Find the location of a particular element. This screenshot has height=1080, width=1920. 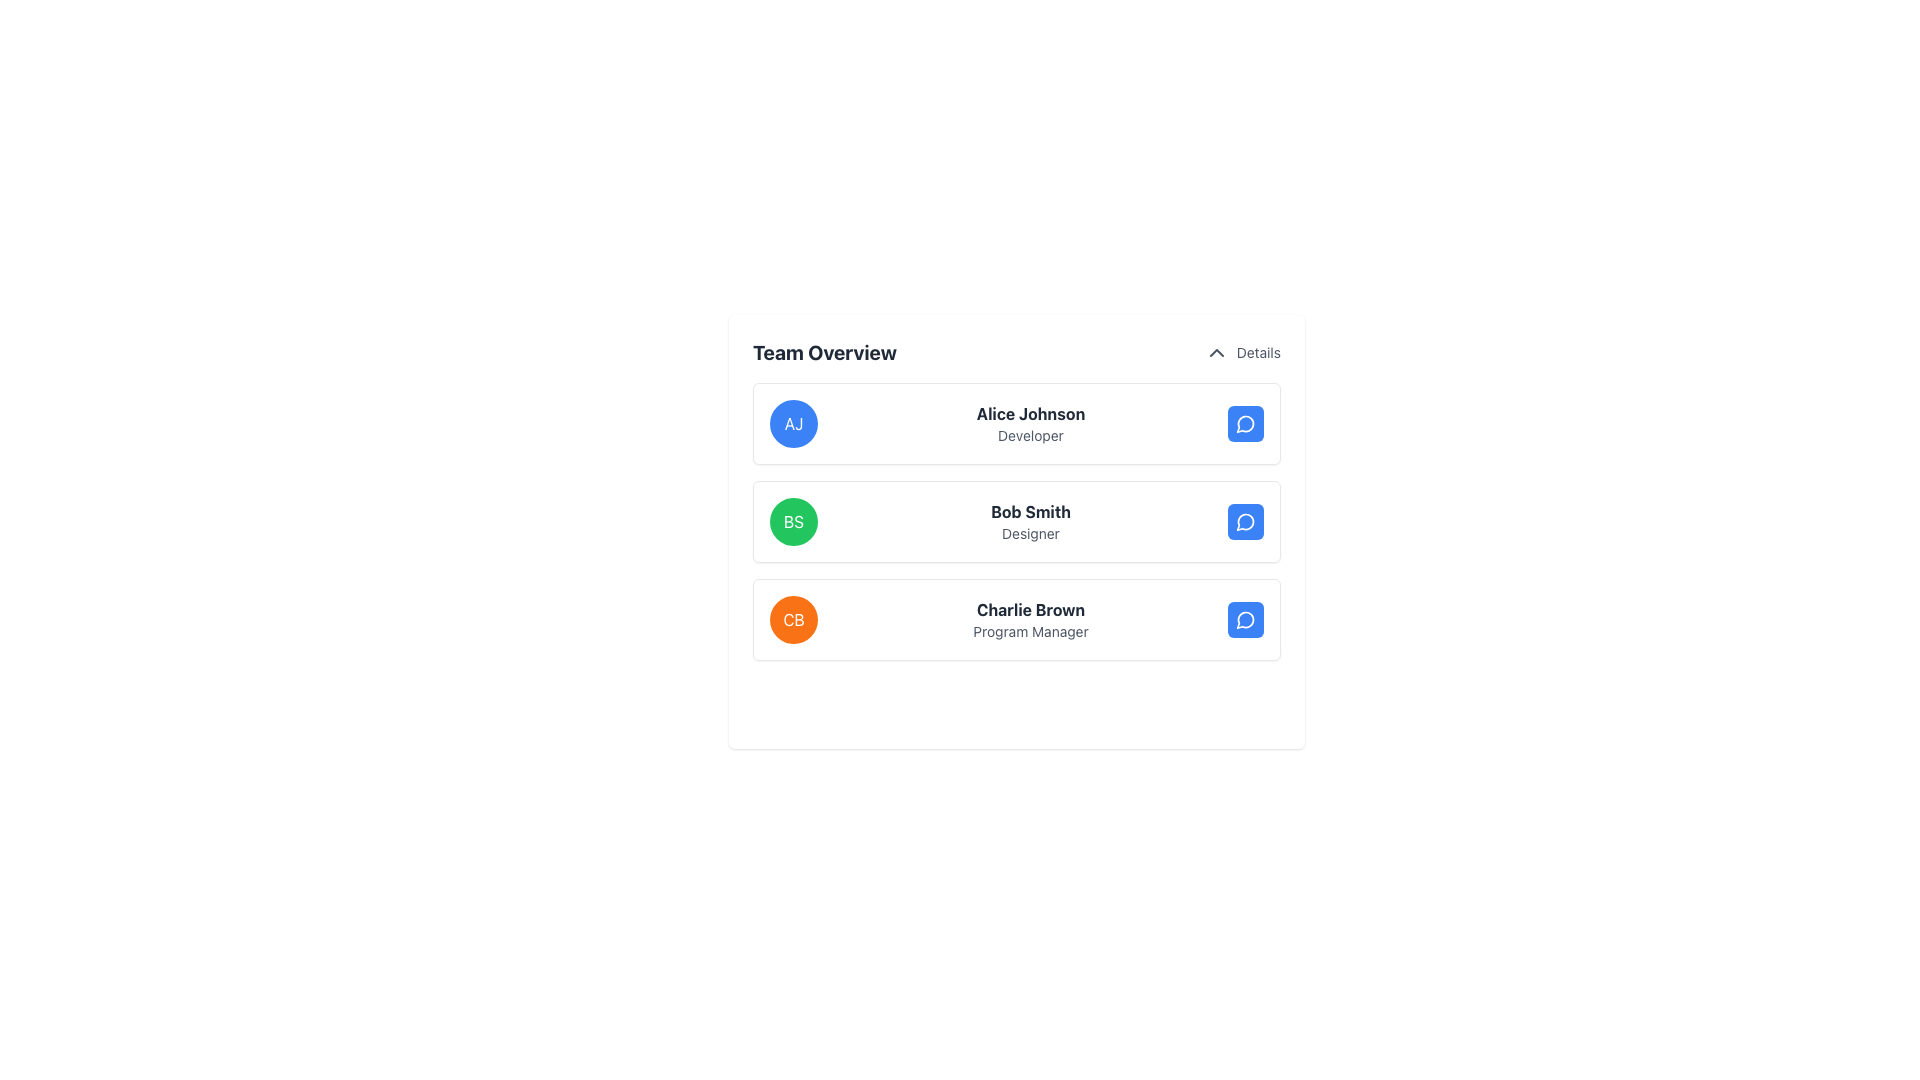

the name 'Bob Smith' in the second item of the team member list is located at coordinates (1017, 520).